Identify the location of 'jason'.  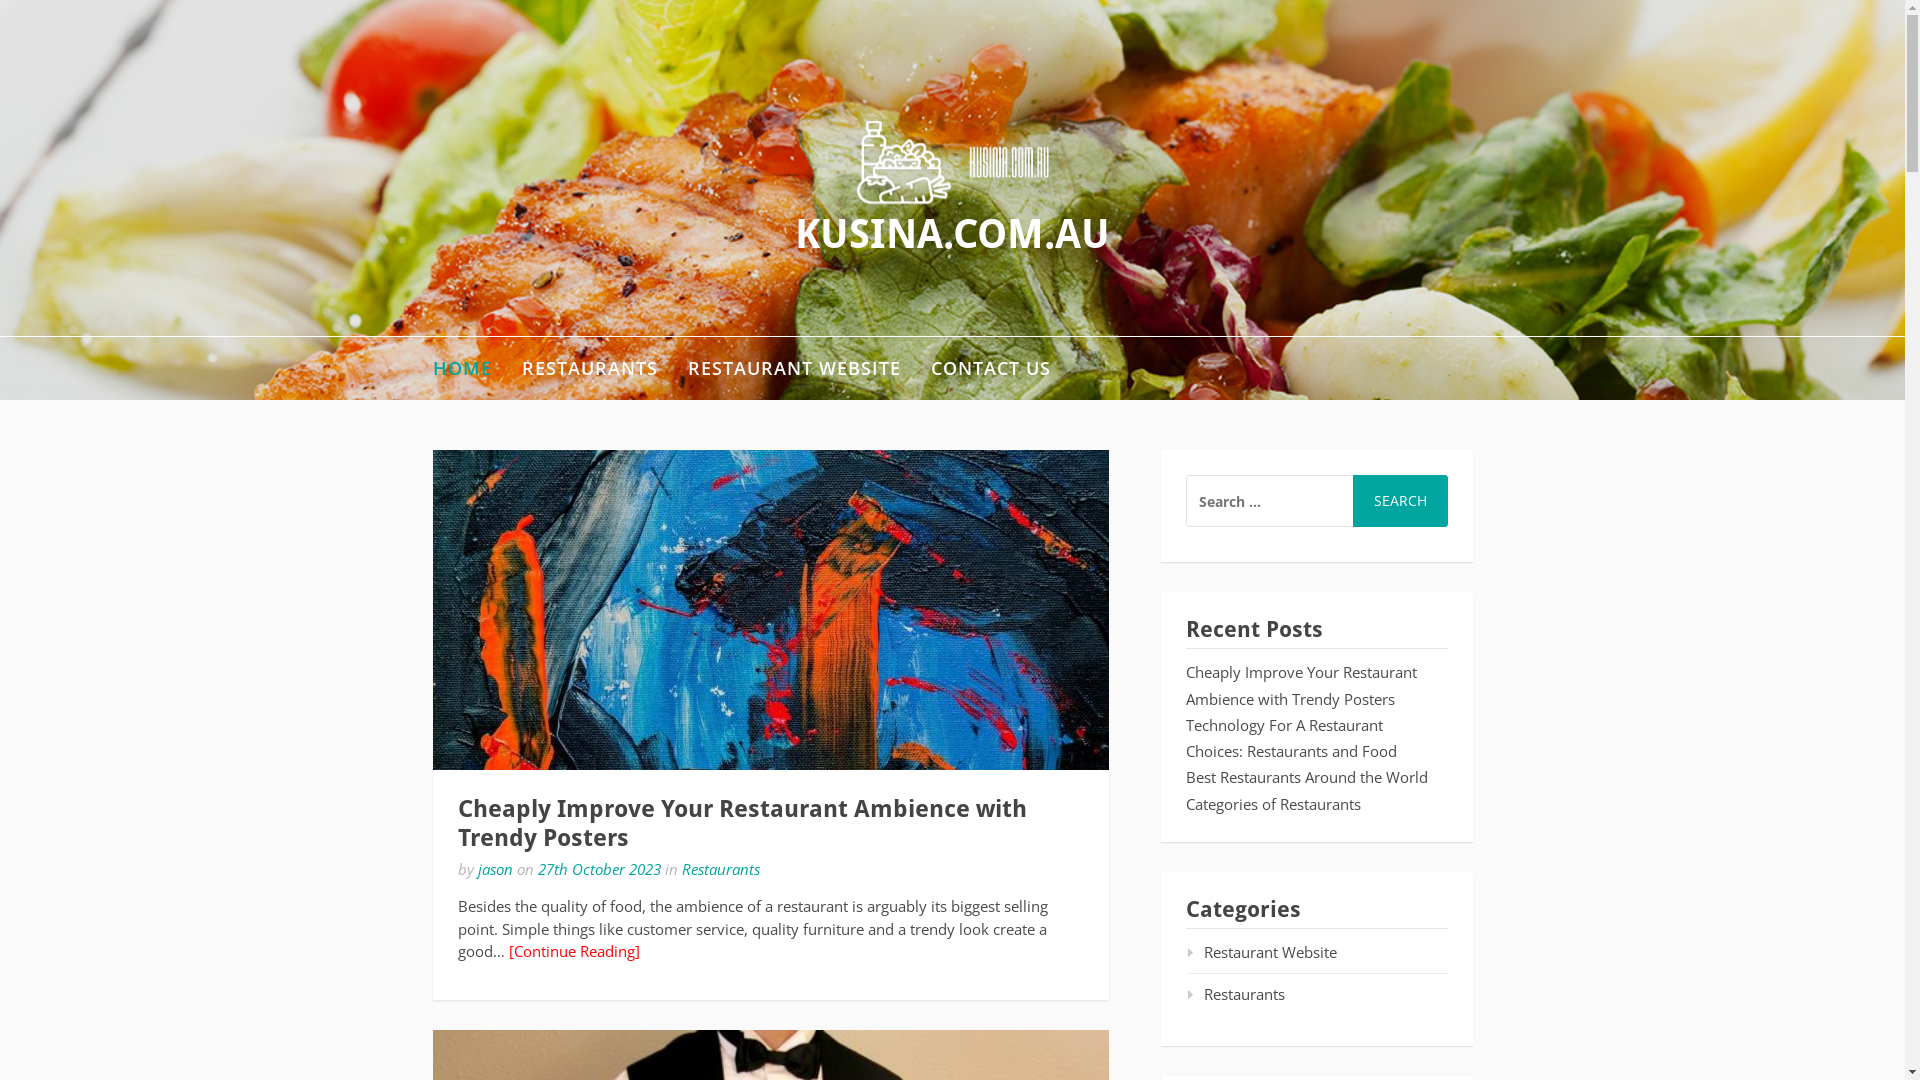
(495, 867).